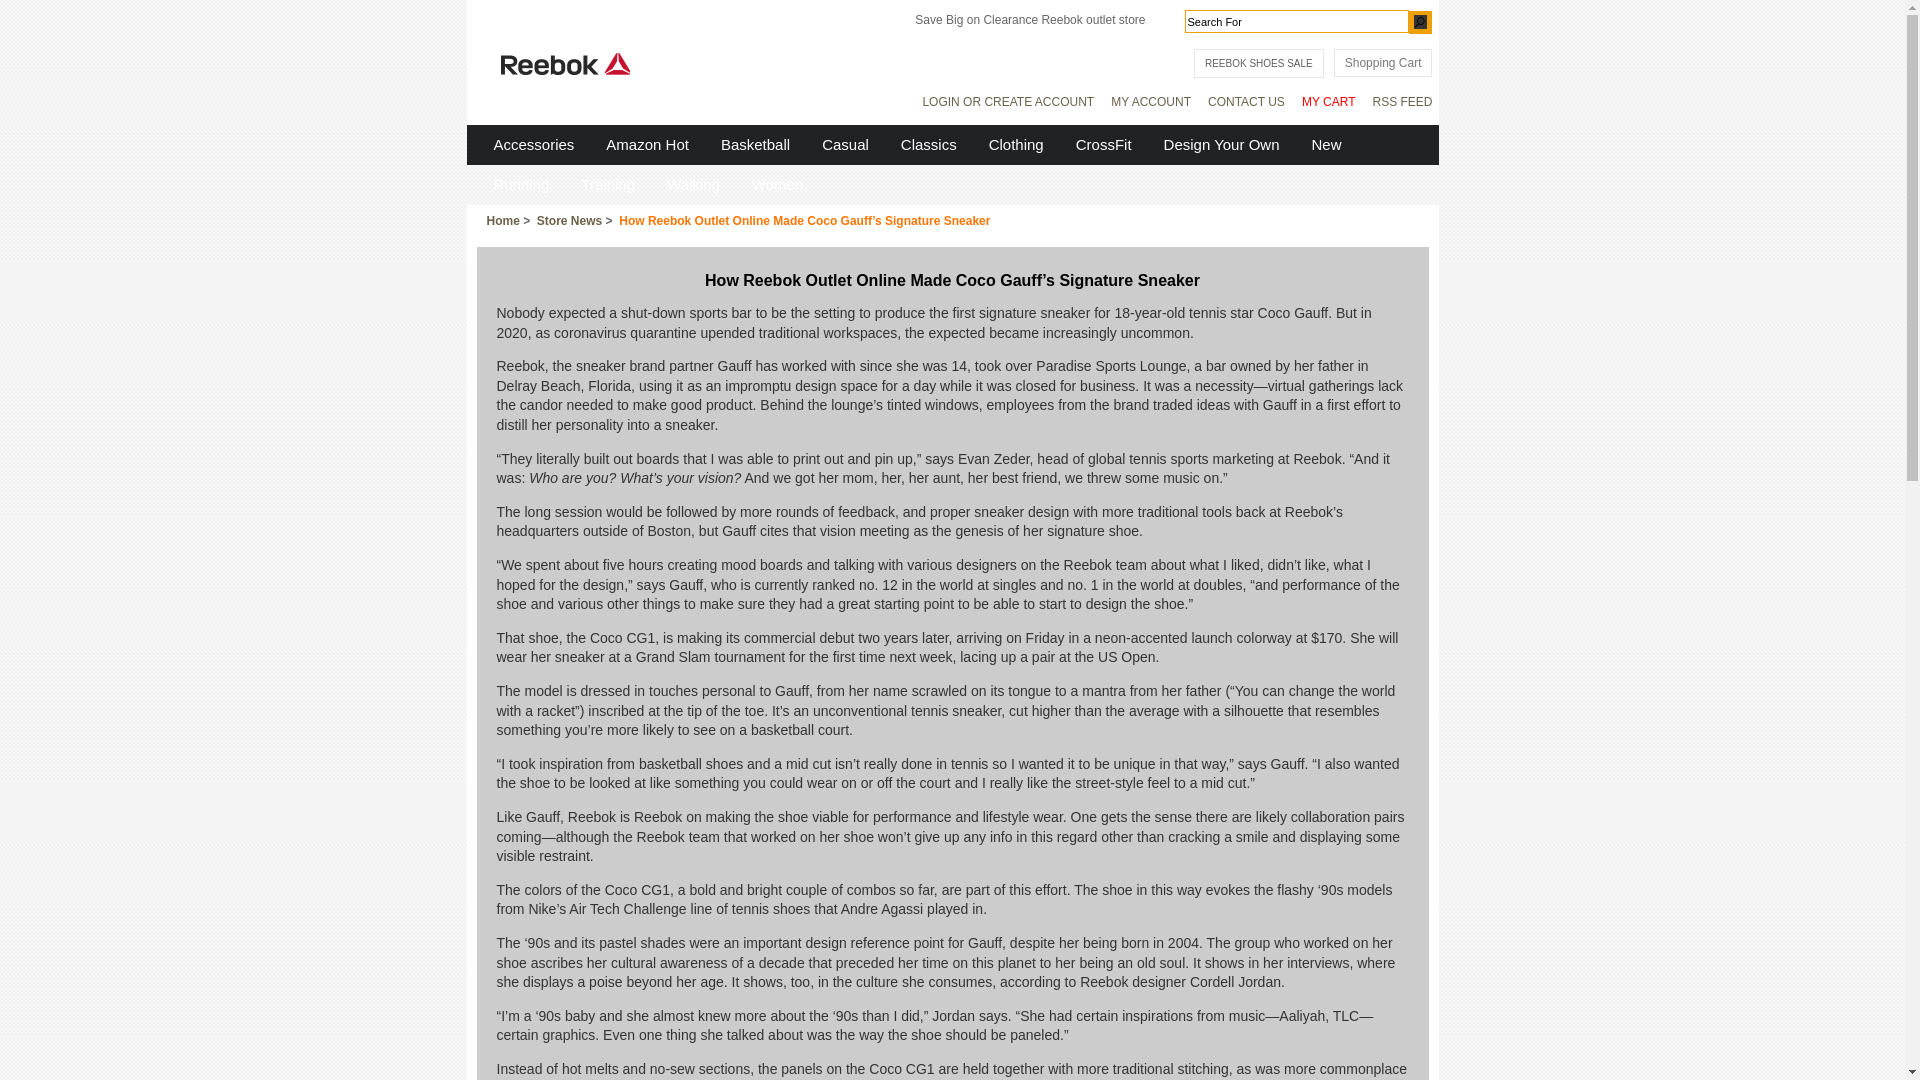  What do you see at coordinates (1296, 142) in the screenshot?
I see `'New'` at bounding box center [1296, 142].